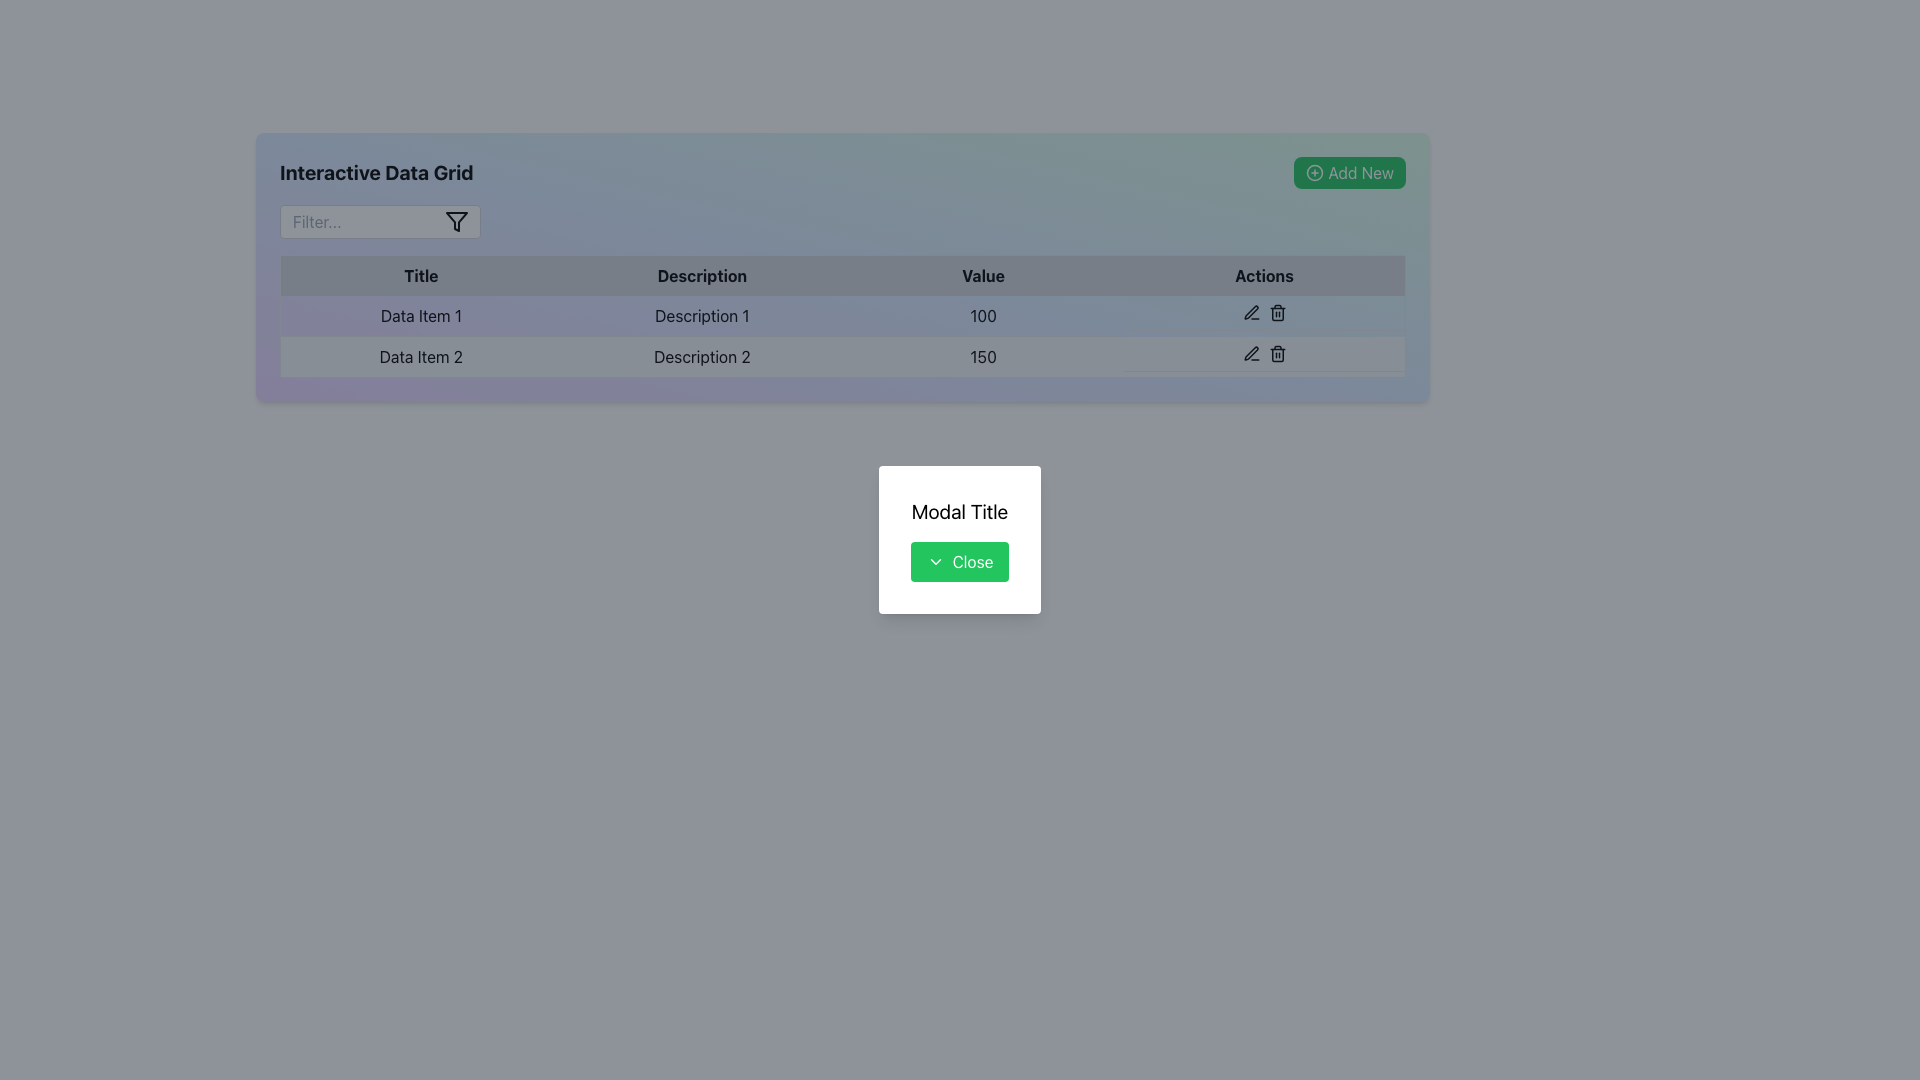 The image size is (1920, 1080). Describe the element at coordinates (1276, 353) in the screenshot. I see `the trash icon located on the right side of the second row in the table under the 'Actions' column` at that location.